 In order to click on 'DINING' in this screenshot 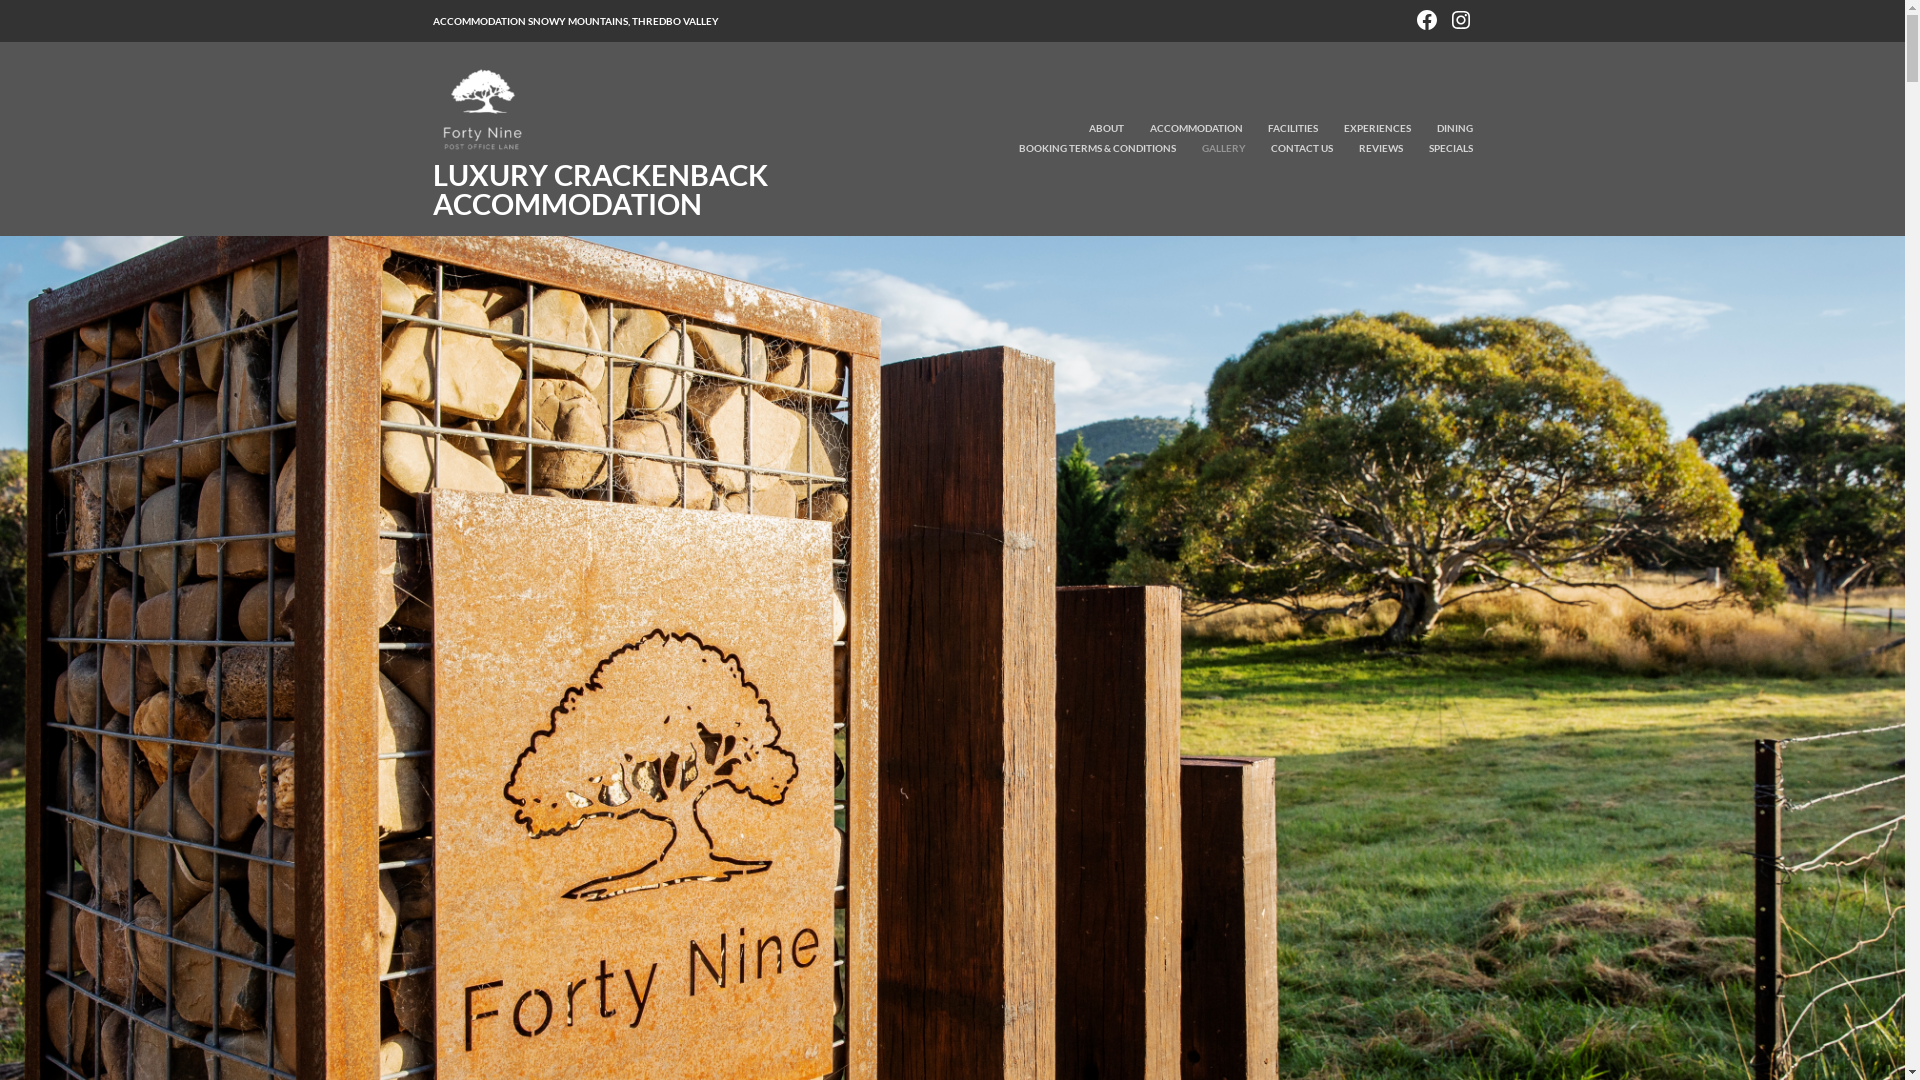, I will do `click(1443, 128)`.